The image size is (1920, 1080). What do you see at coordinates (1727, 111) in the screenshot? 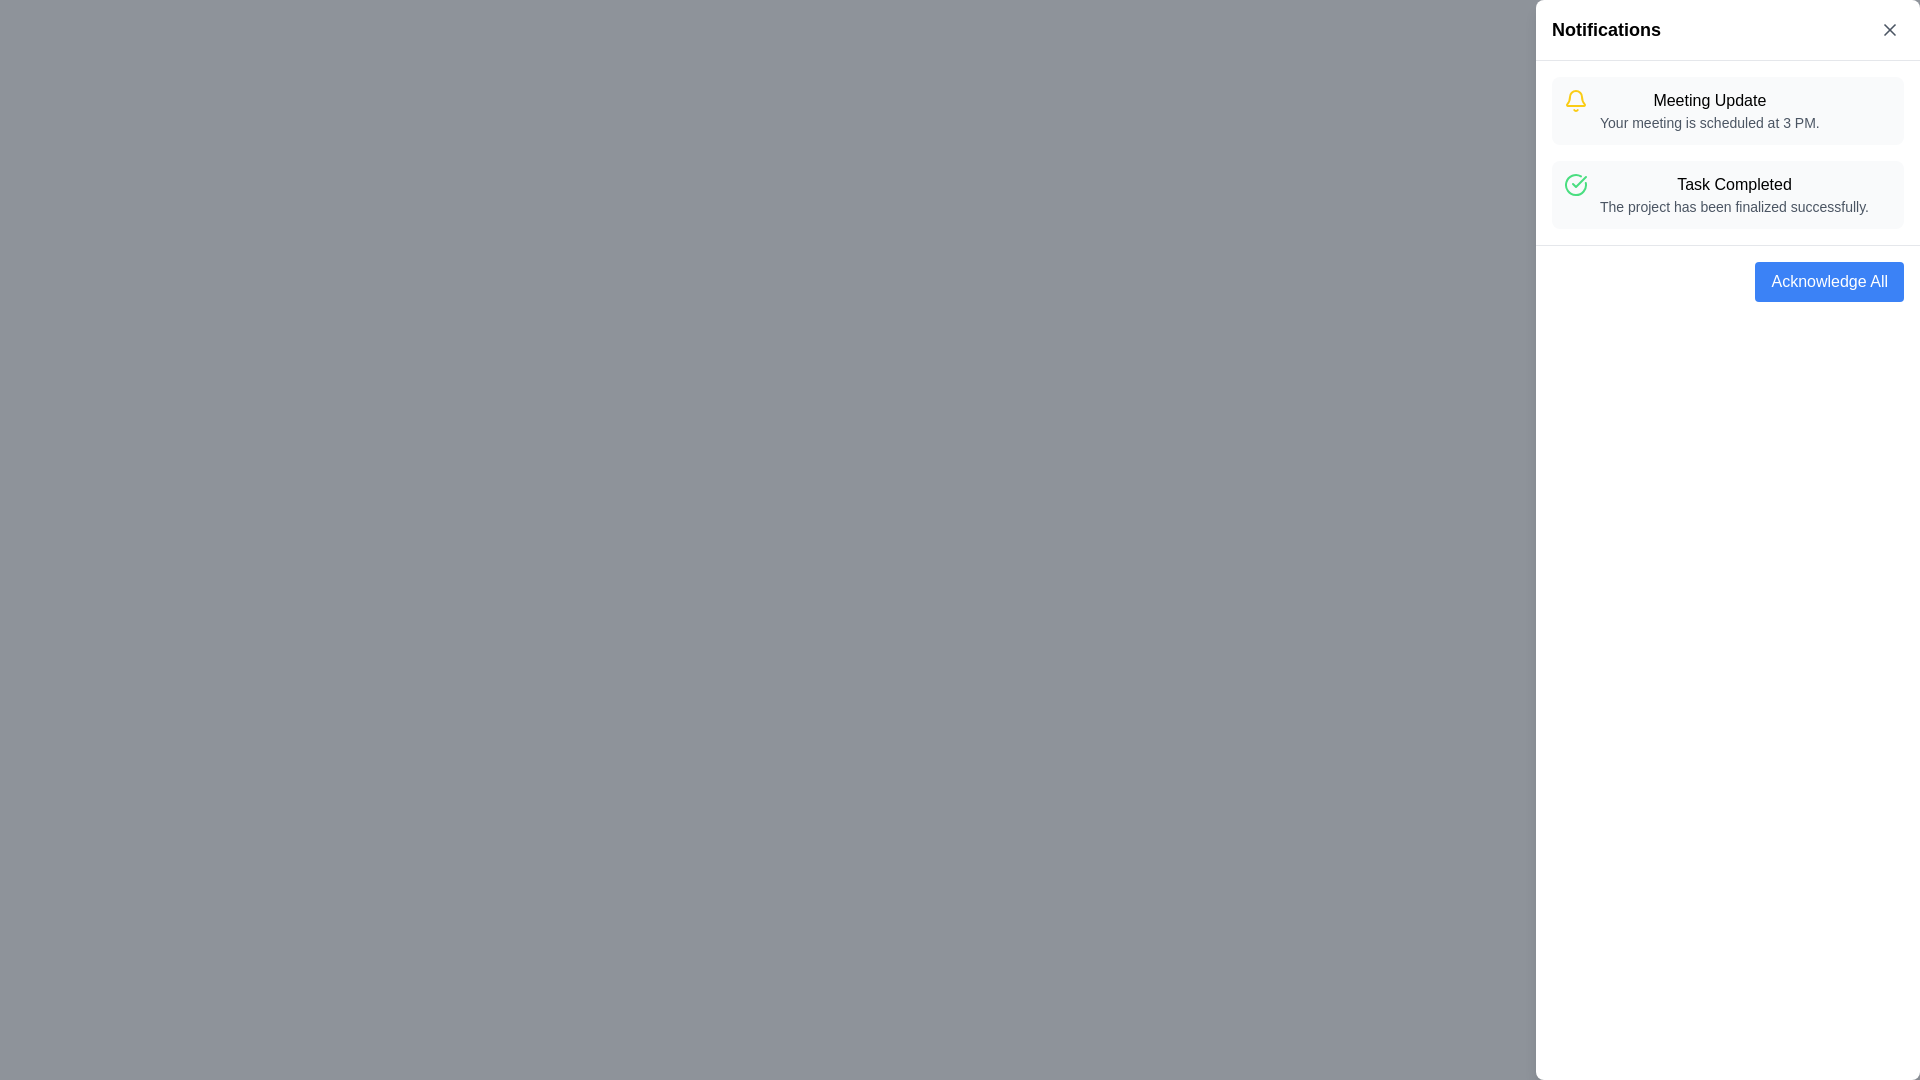
I see `the first notification item in the Notifications panel that informs users about an upcoming meeting scheduled at 3 PM` at bounding box center [1727, 111].